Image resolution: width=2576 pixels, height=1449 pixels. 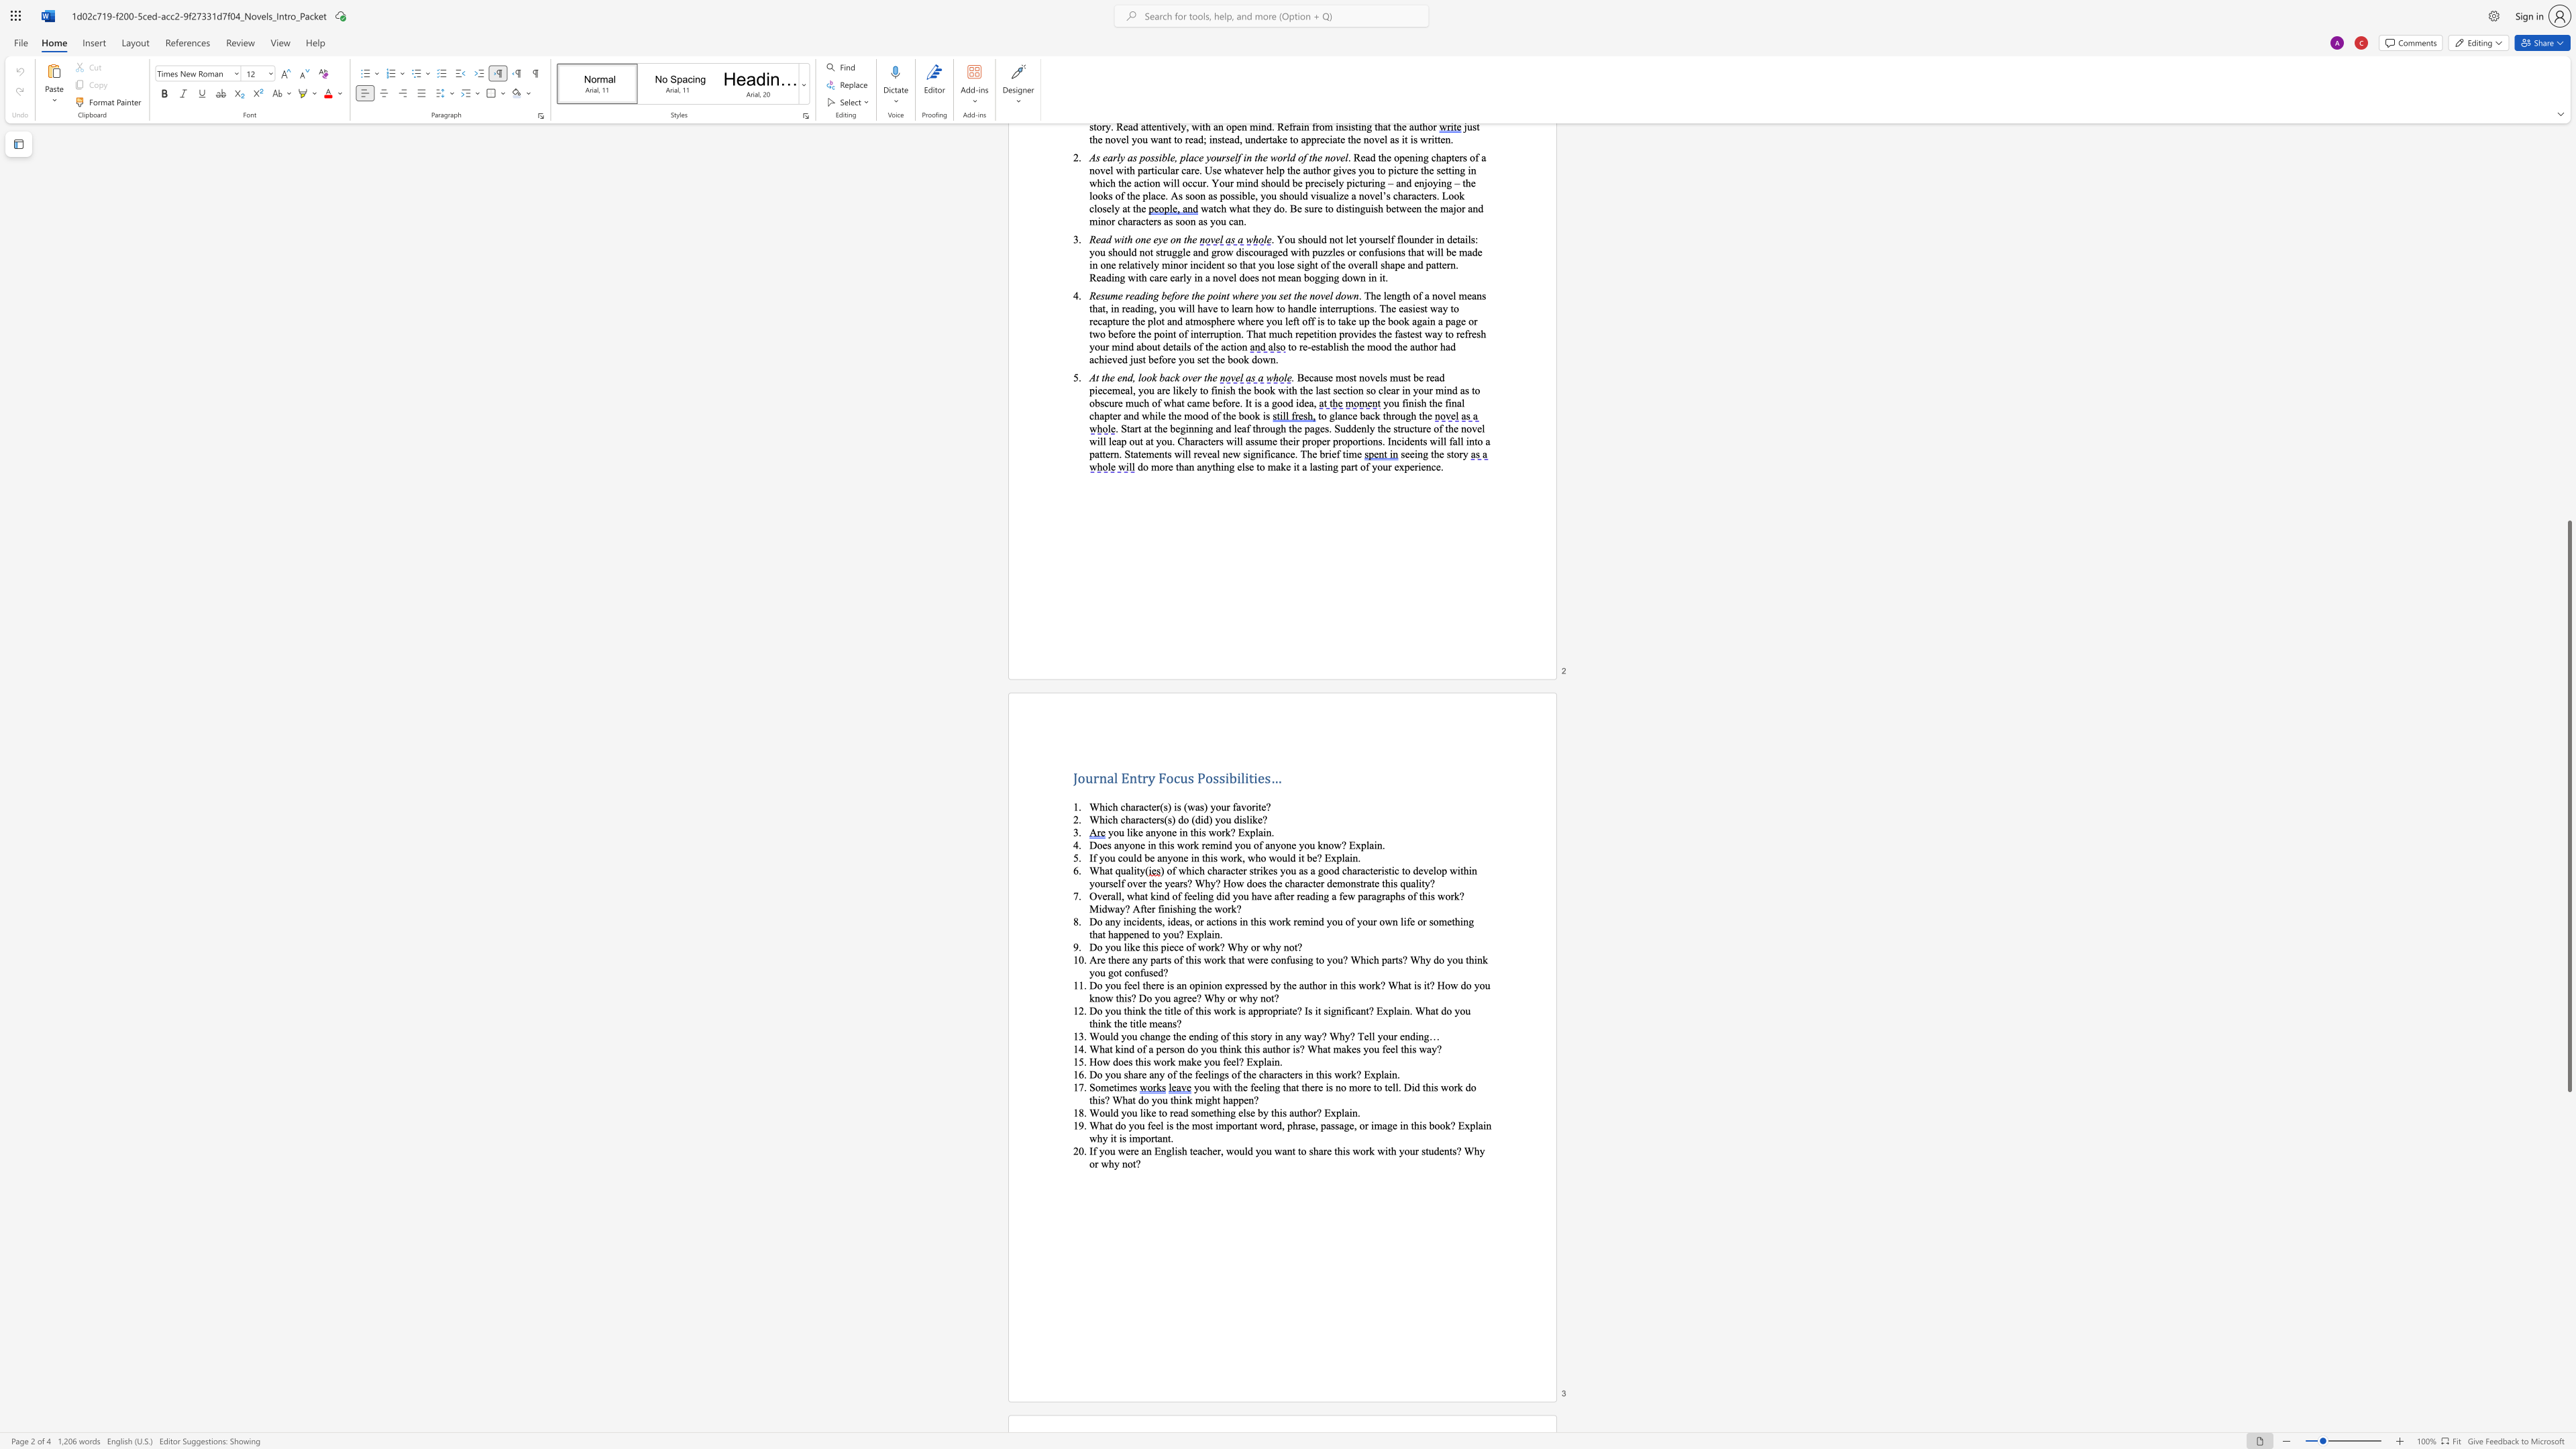 I want to click on the space between the continuous character "u" and "a" in the text, so click(x=1126, y=869).